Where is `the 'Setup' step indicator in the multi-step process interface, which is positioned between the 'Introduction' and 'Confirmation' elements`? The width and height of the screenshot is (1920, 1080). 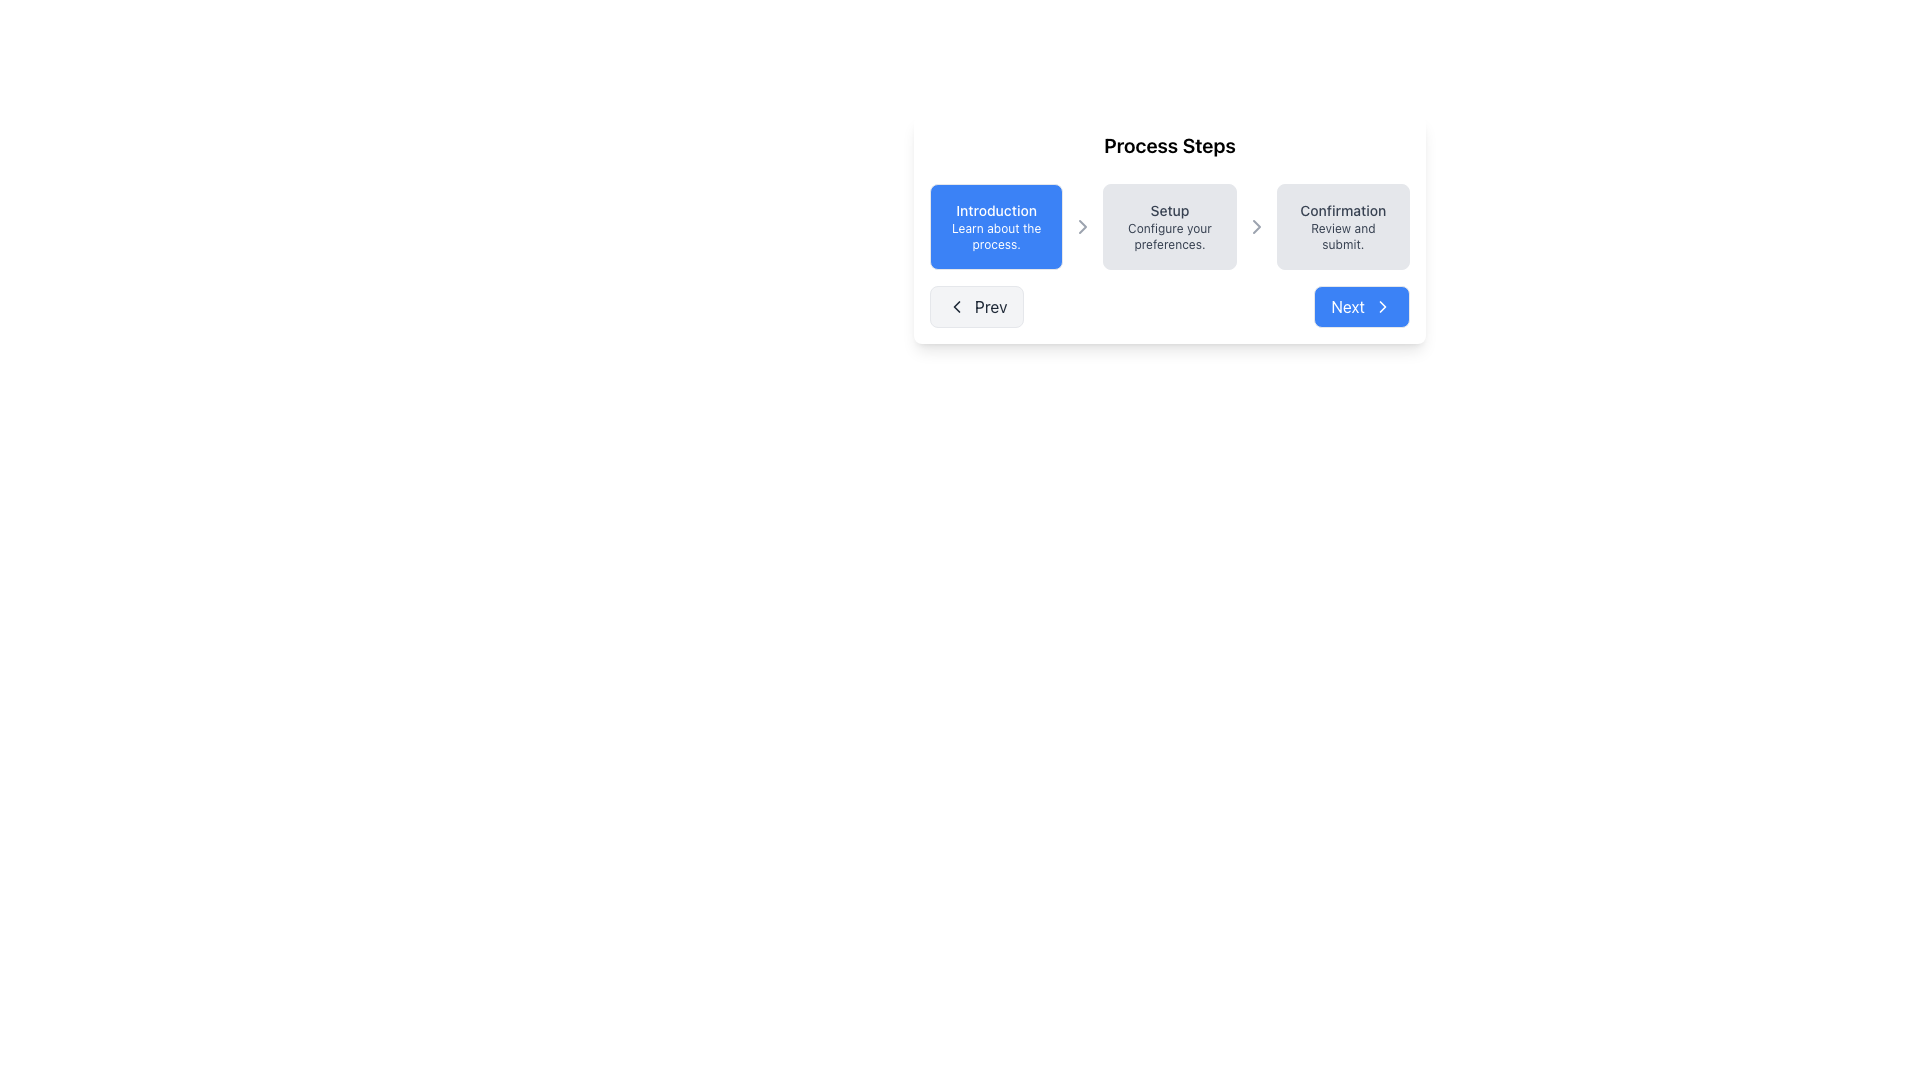 the 'Setup' step indicator in the multi-step process interface, which is positioned between the 'Introduction' and 'Confirmation' elements is located at coordinates (1170, 226).